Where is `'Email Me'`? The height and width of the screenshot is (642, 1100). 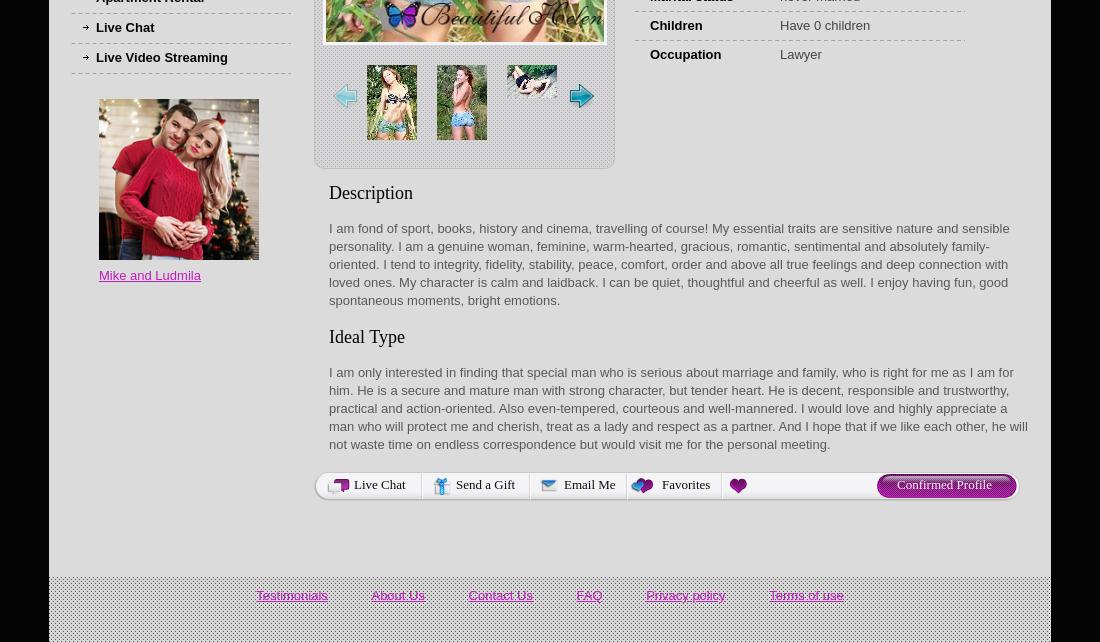 'Email Me' is located at coordinates (562, 483).